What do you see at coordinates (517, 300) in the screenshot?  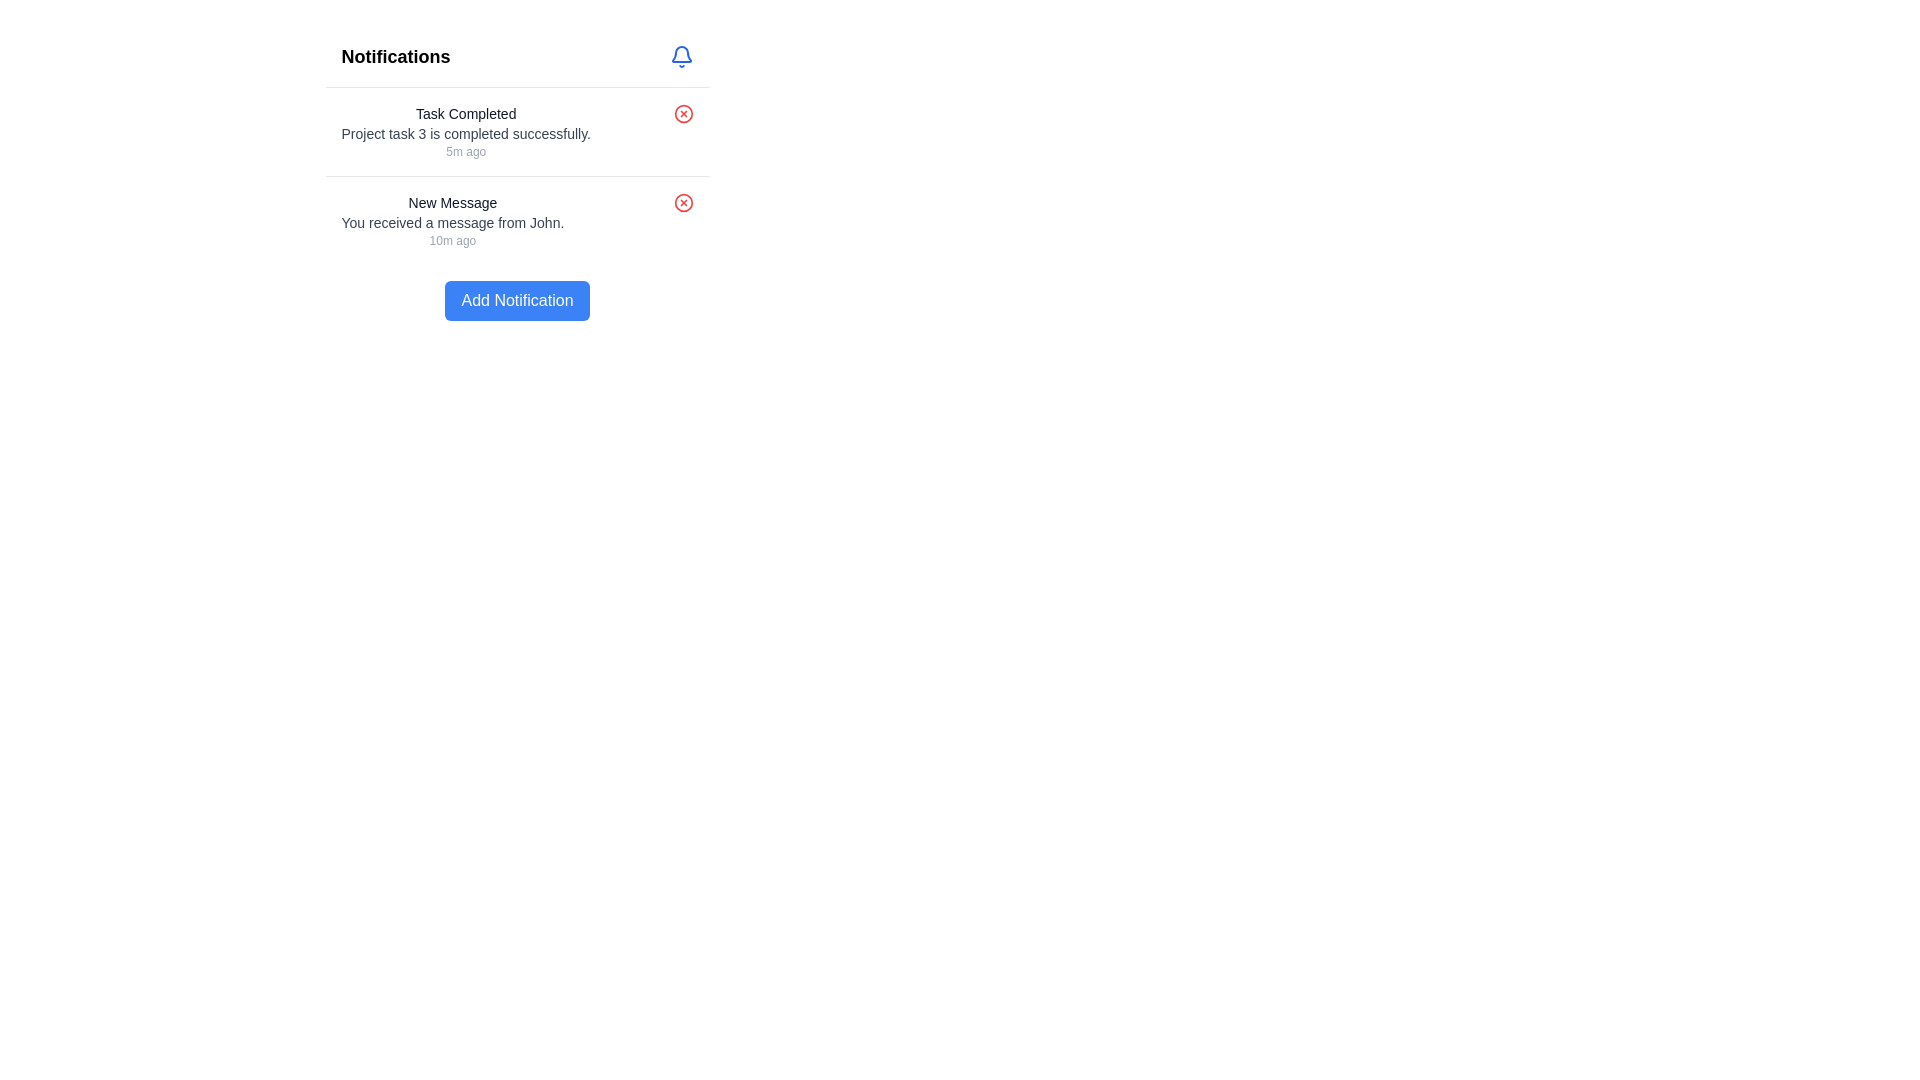 I see `the blue rectangular button with rounded corners that contains the text 'Add Notification' to observe any hover-specific effects` at bounding box center [517, 300].